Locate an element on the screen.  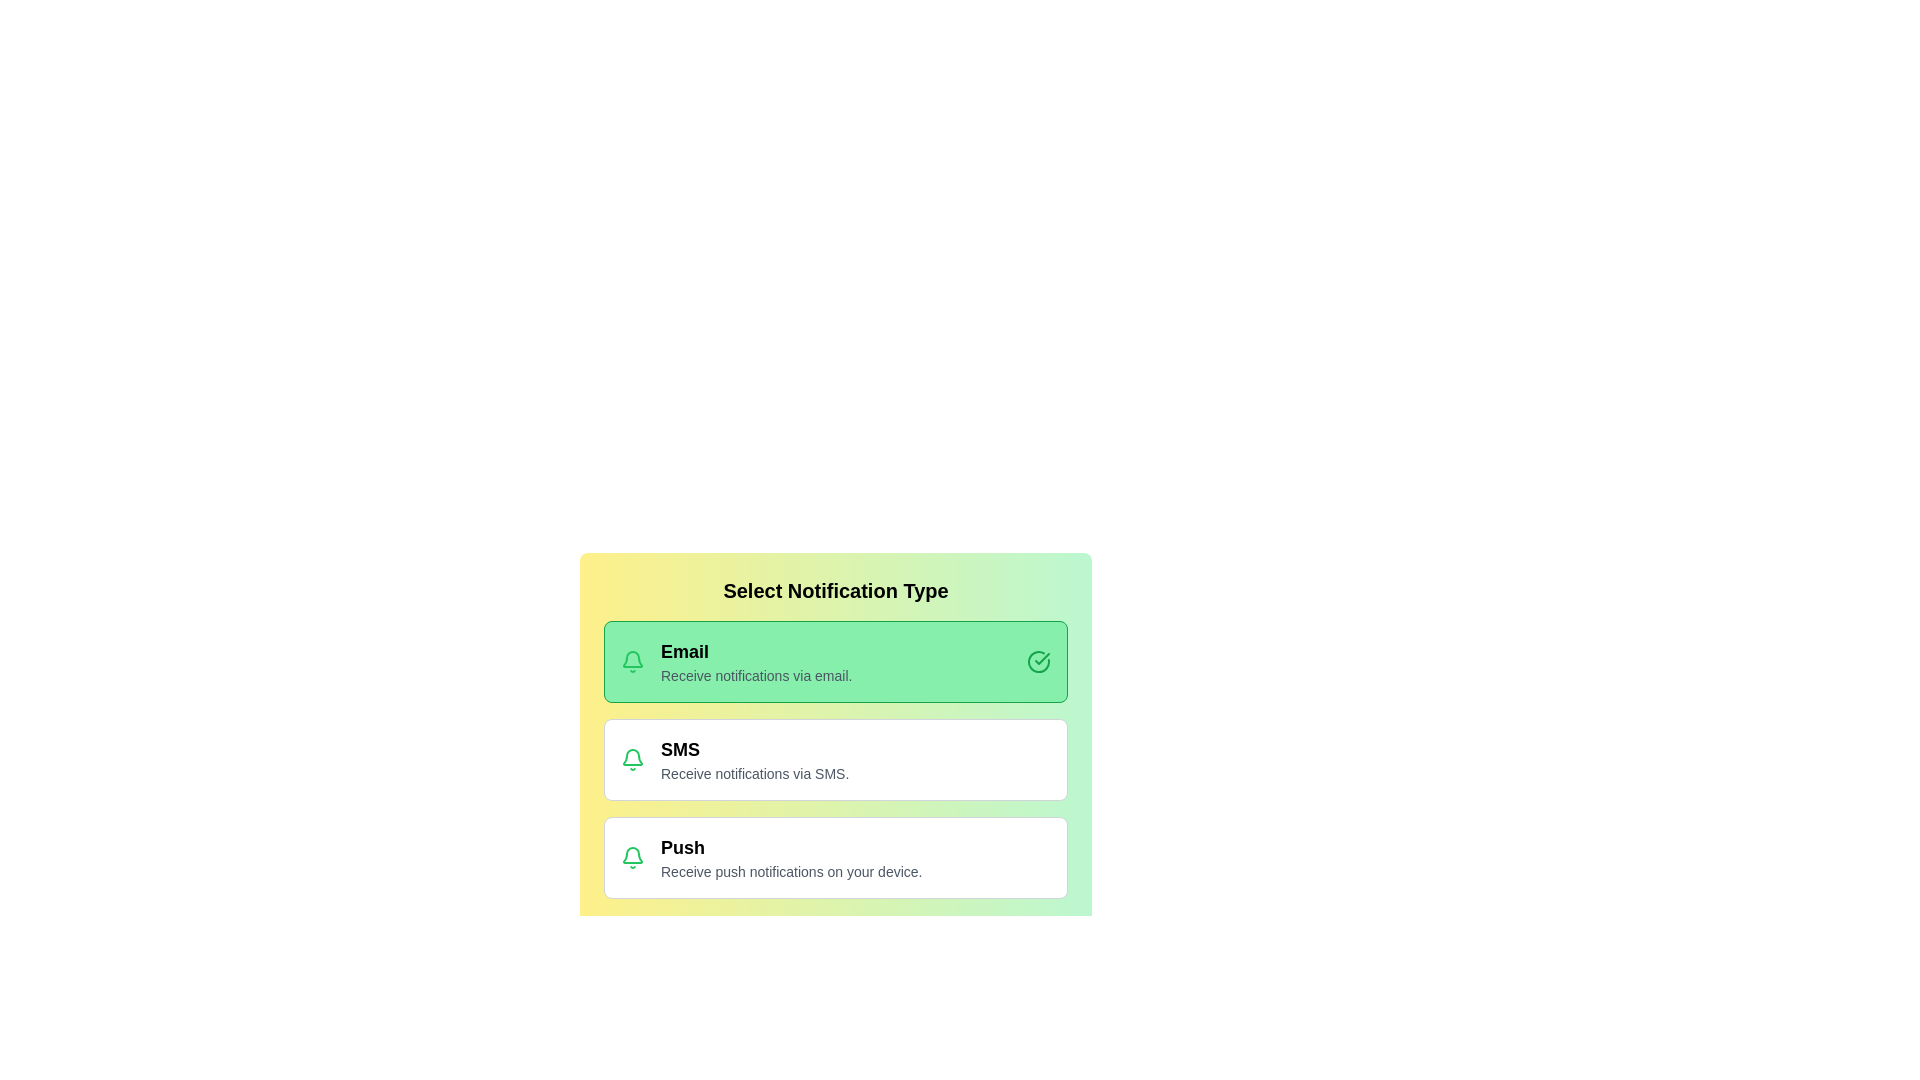
the button labeled 'Push' is located at coordinates (855, 856).